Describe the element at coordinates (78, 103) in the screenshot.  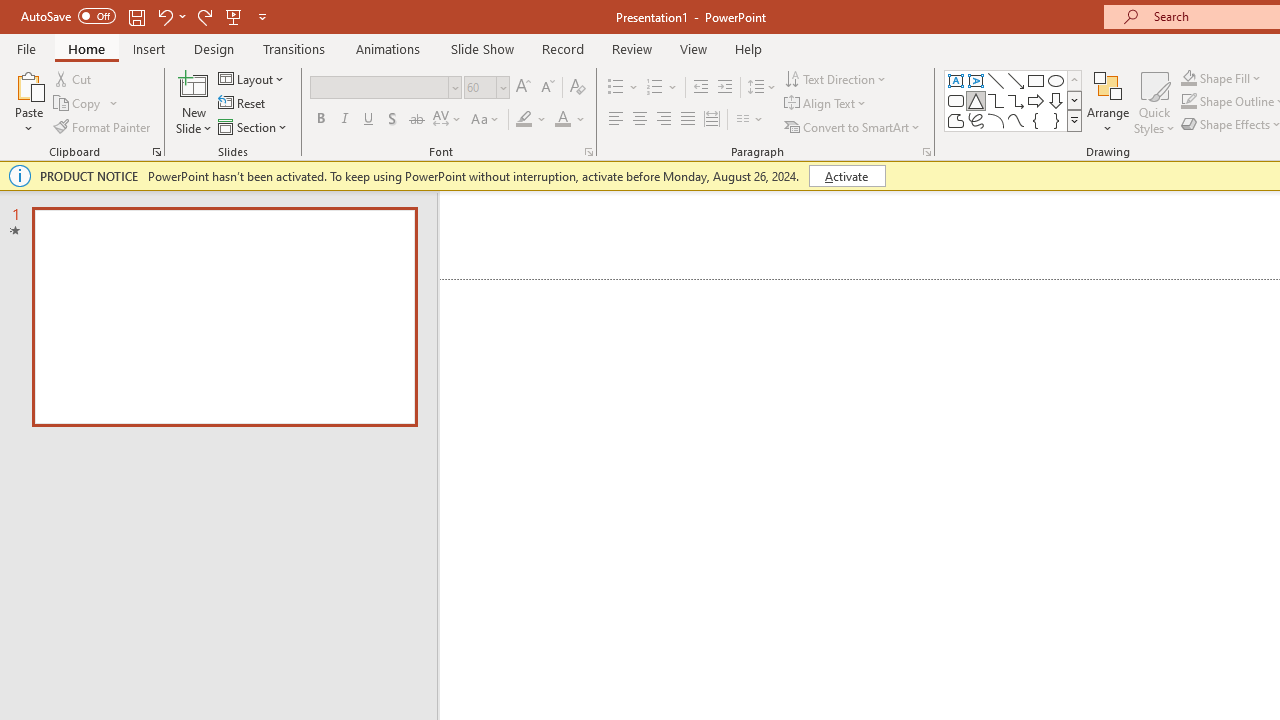
I see `'Copy'` at that location.